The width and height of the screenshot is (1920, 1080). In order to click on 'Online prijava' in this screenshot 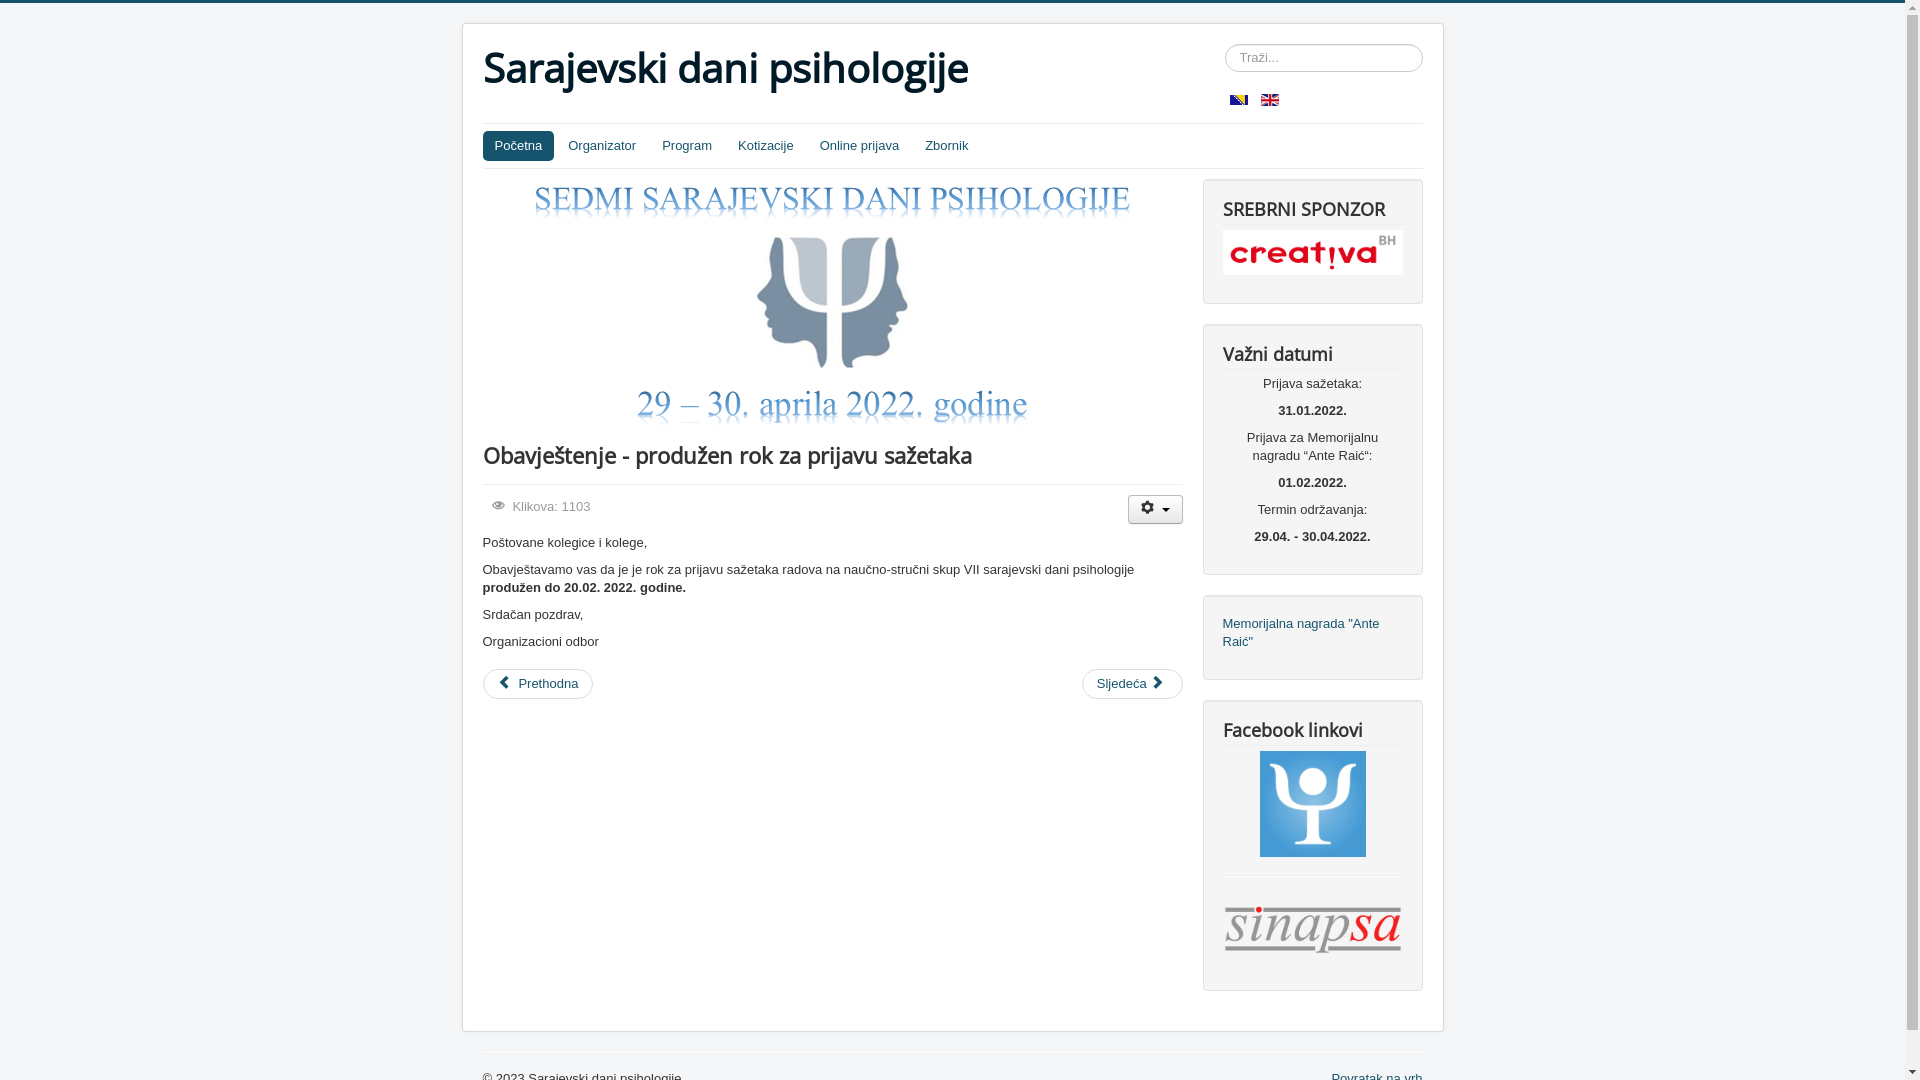, I will do `click(859, 145)`.